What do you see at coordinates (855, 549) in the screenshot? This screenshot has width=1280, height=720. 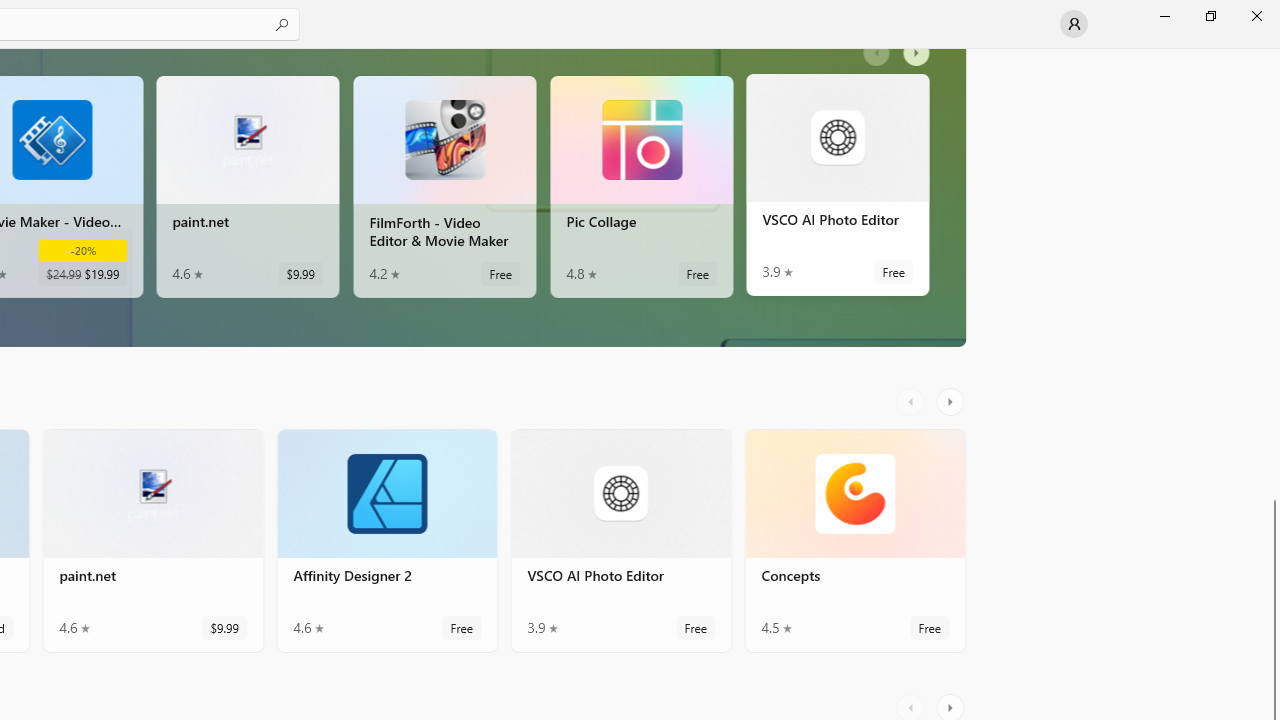 I see `'Concepts. Average rating of 4.5 out of five stars. Free  '` at bounding box center [855, 549].